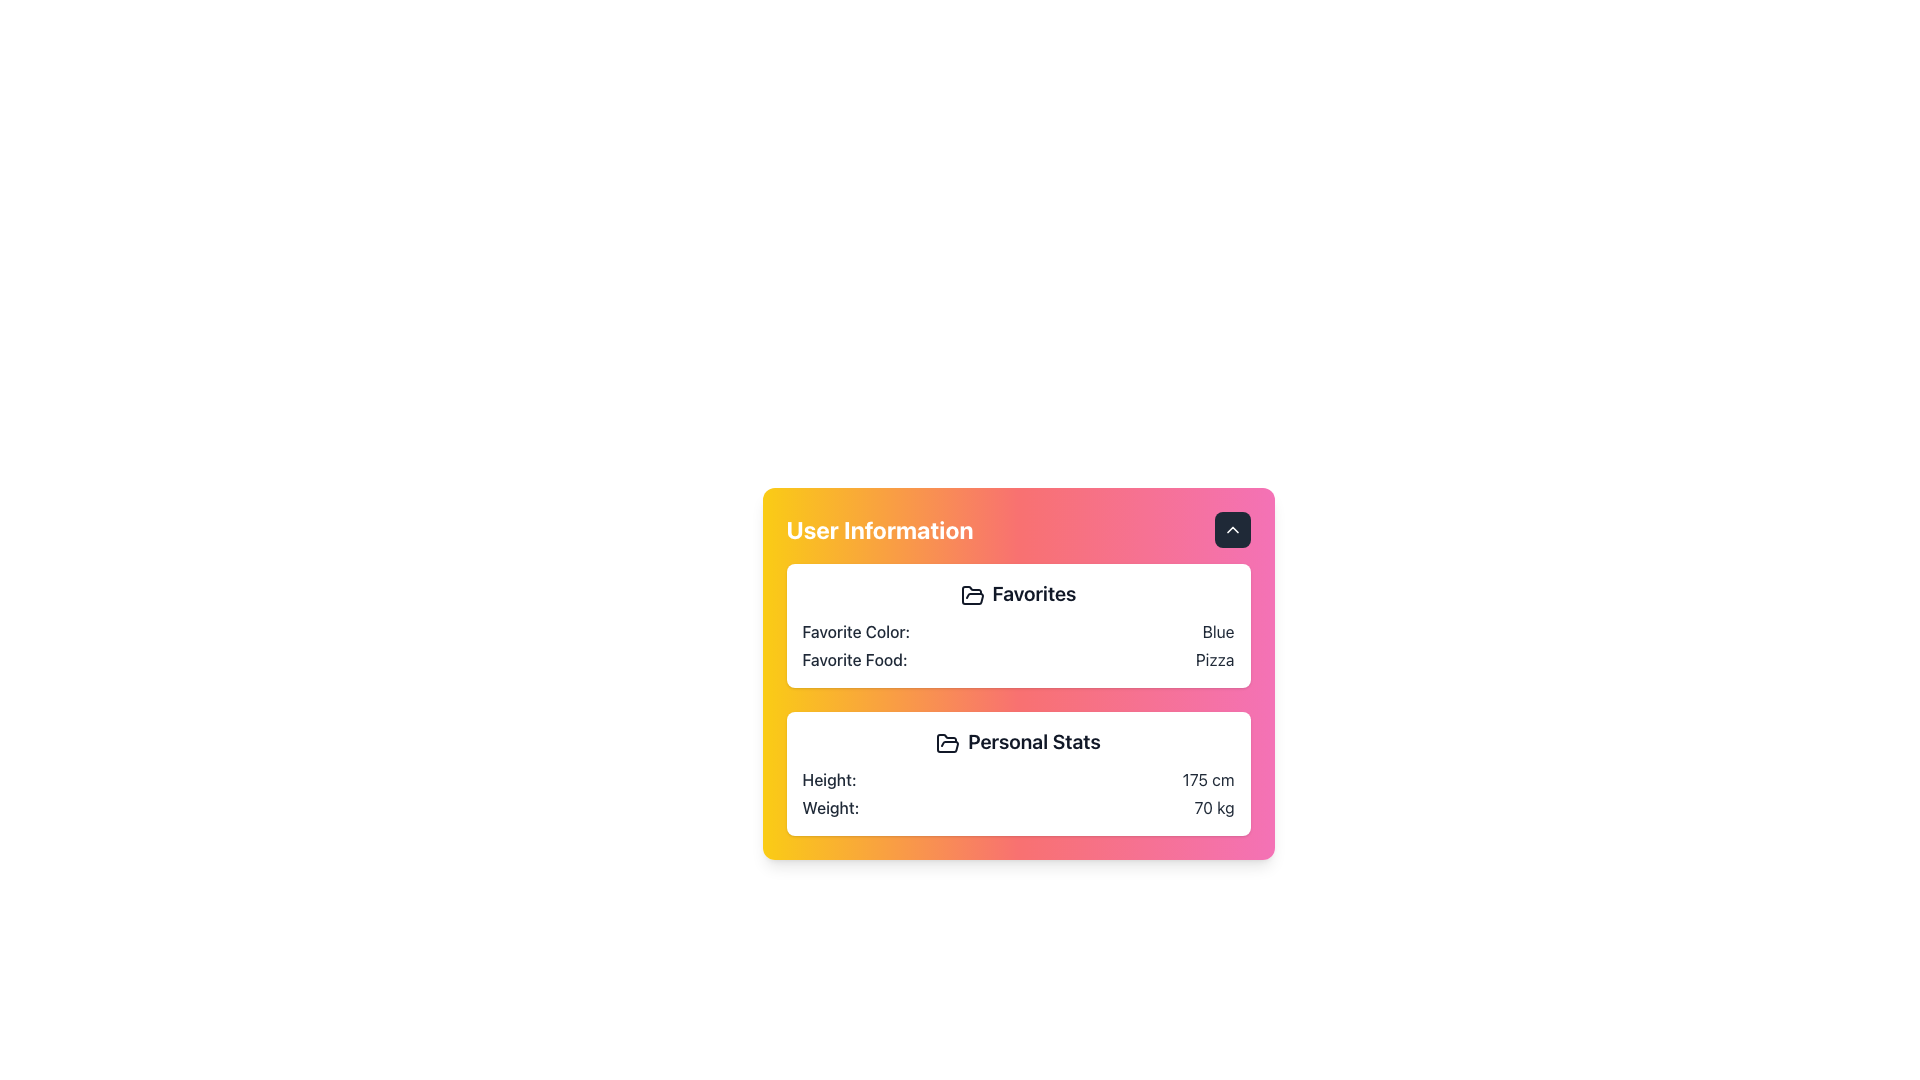 This screenshot has width=1920, height=1080. Describe the element at coordinates (854, 659) in the screenshot. I see `text label displaying 'Favorite Food:' which is part of the user information box and aligned to the left of its associated value 'Pizza.'` at that location.